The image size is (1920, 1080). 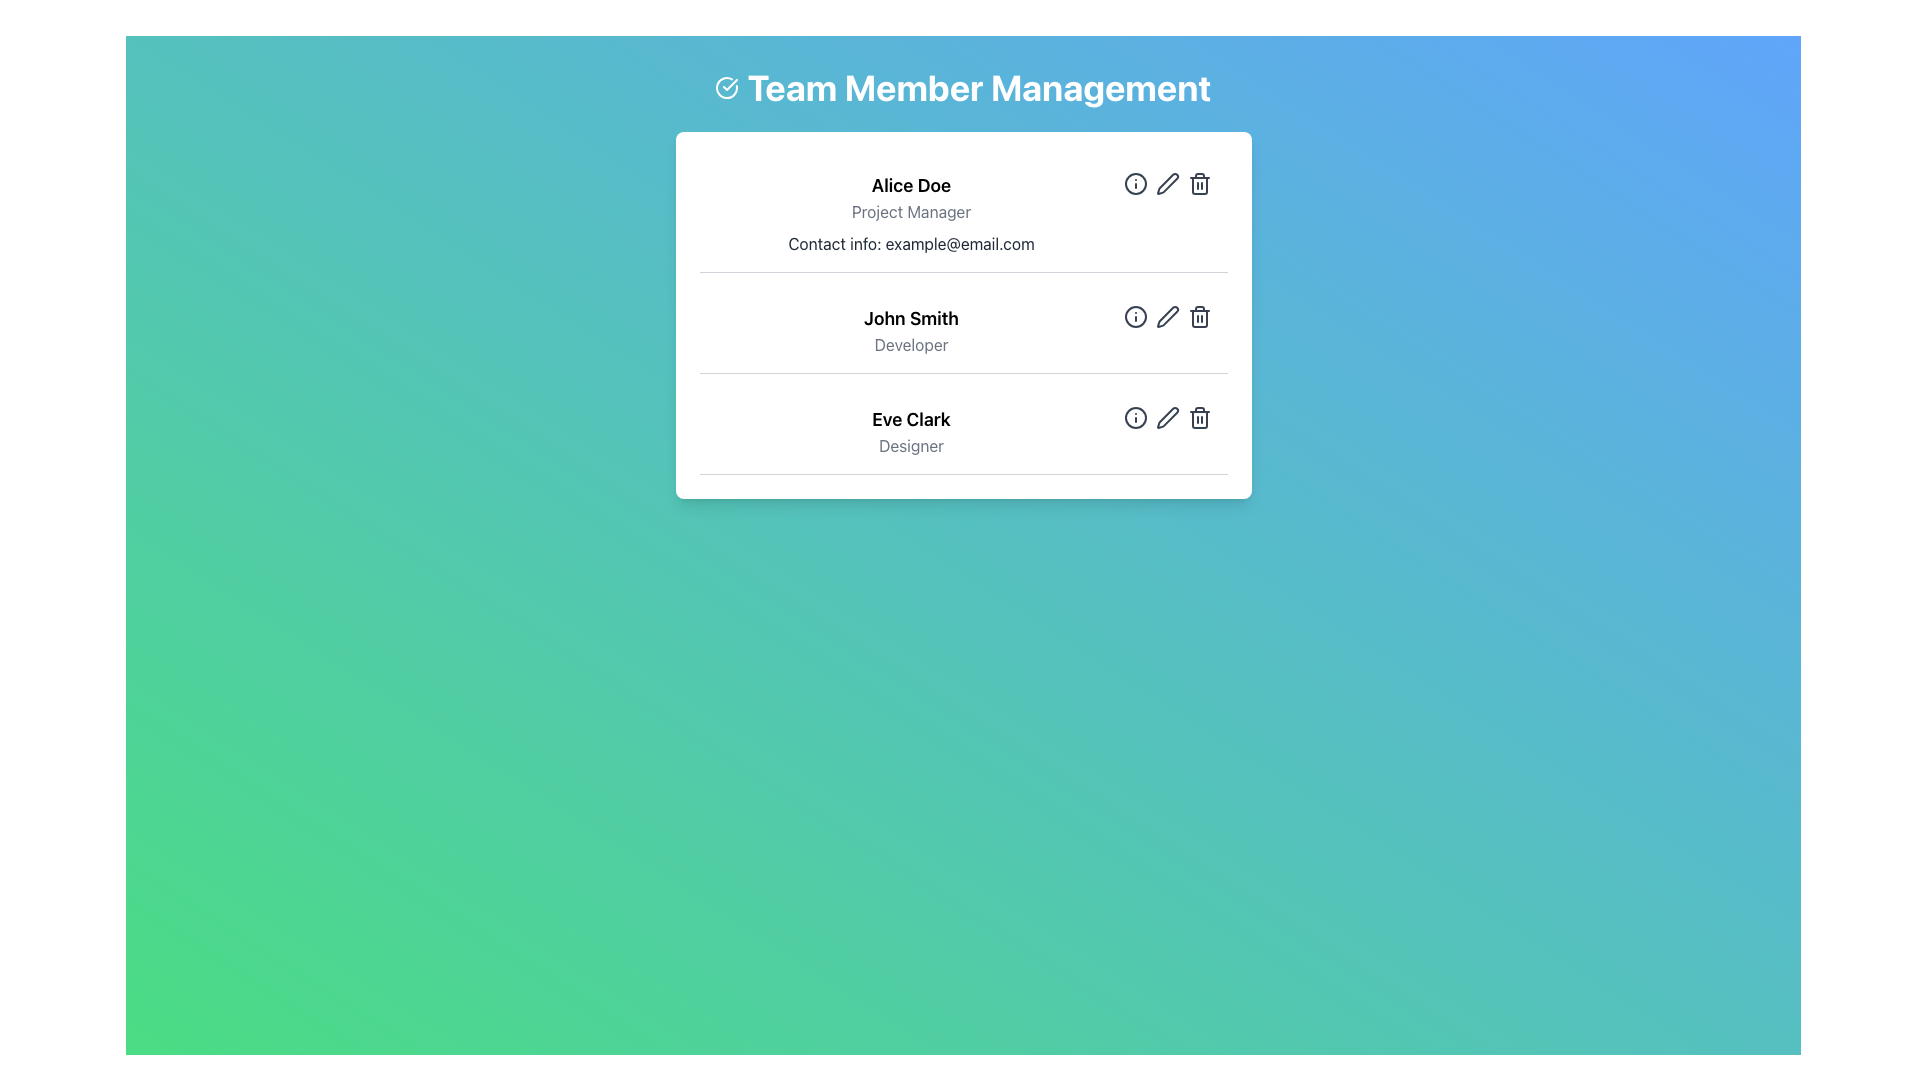 I want to click on the trash icon in the row of action buttons, so click(x=1199, y=184).